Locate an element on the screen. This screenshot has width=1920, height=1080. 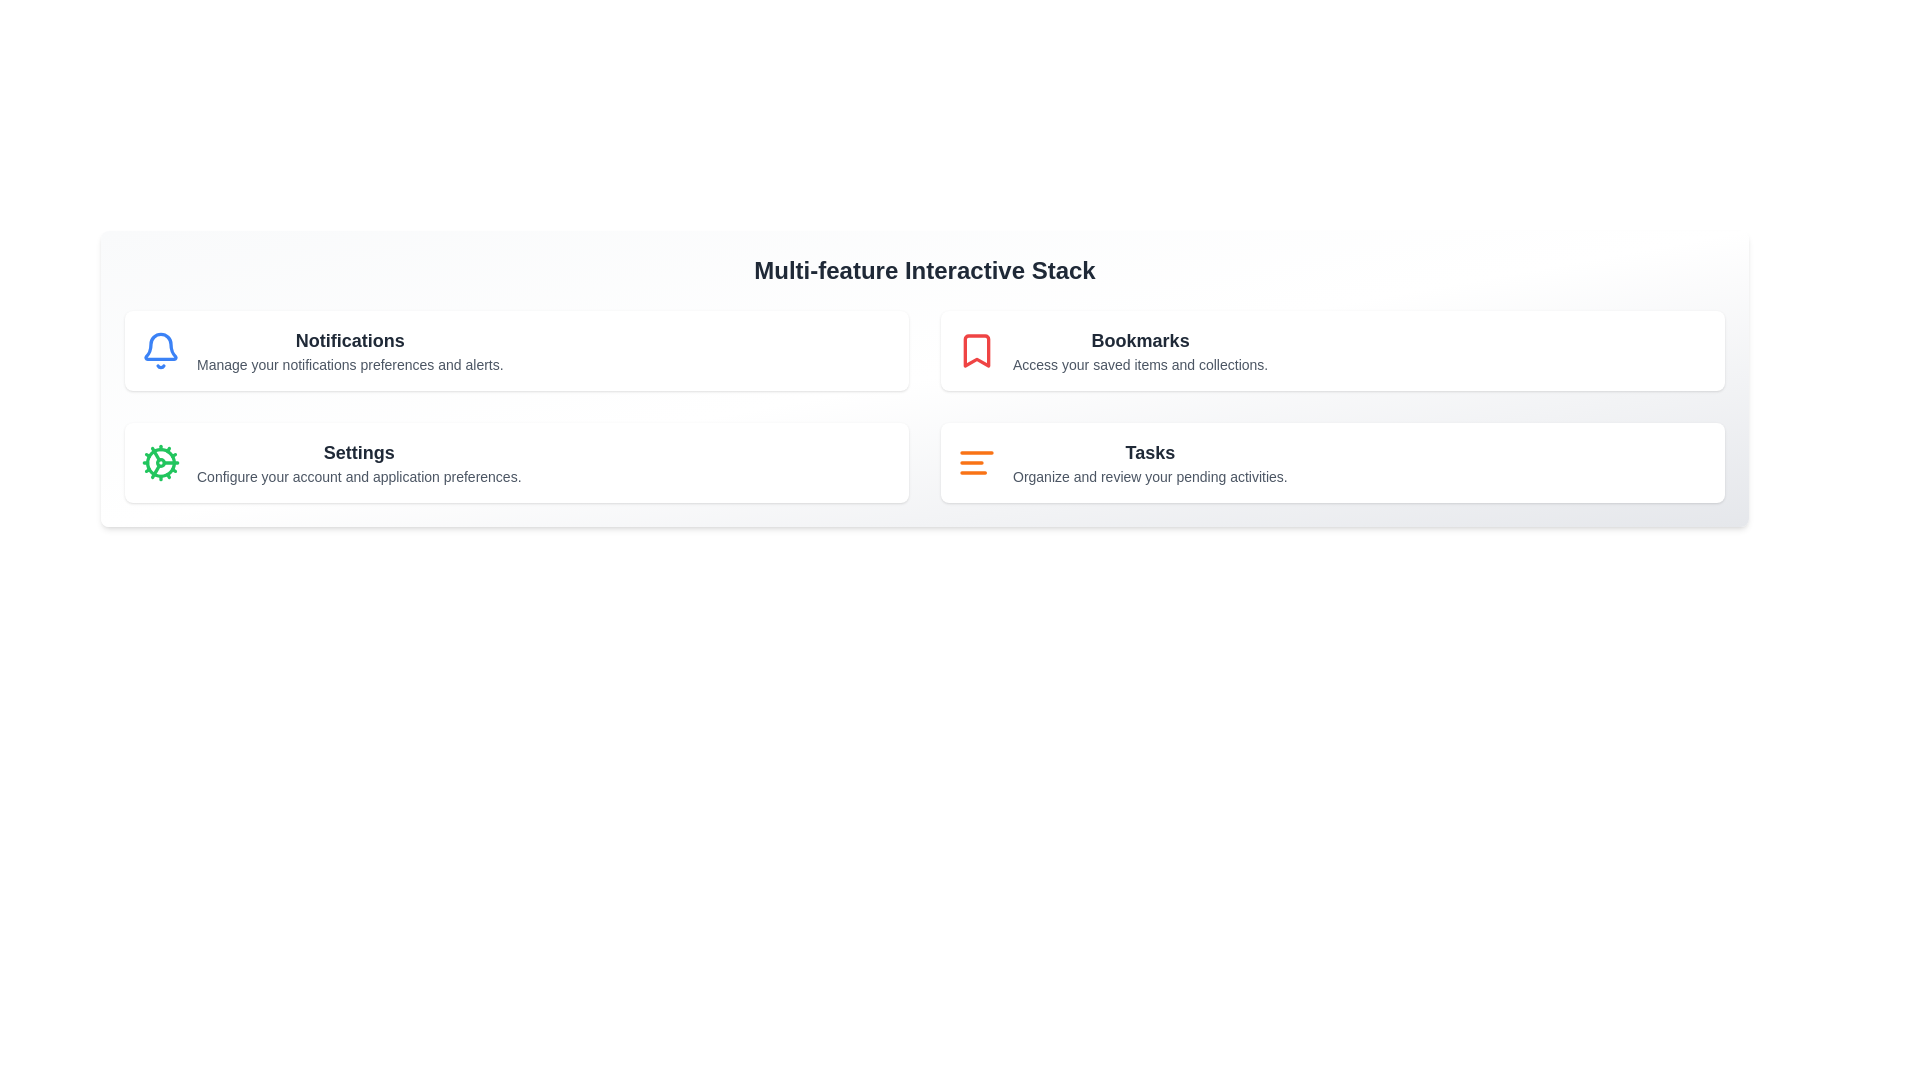
the Information card, which is the third card in a four-card grid layout, located in the bottom-left corner beneath the Notifications card and to the left of the Tasks card is located at coordinates (517, 462).